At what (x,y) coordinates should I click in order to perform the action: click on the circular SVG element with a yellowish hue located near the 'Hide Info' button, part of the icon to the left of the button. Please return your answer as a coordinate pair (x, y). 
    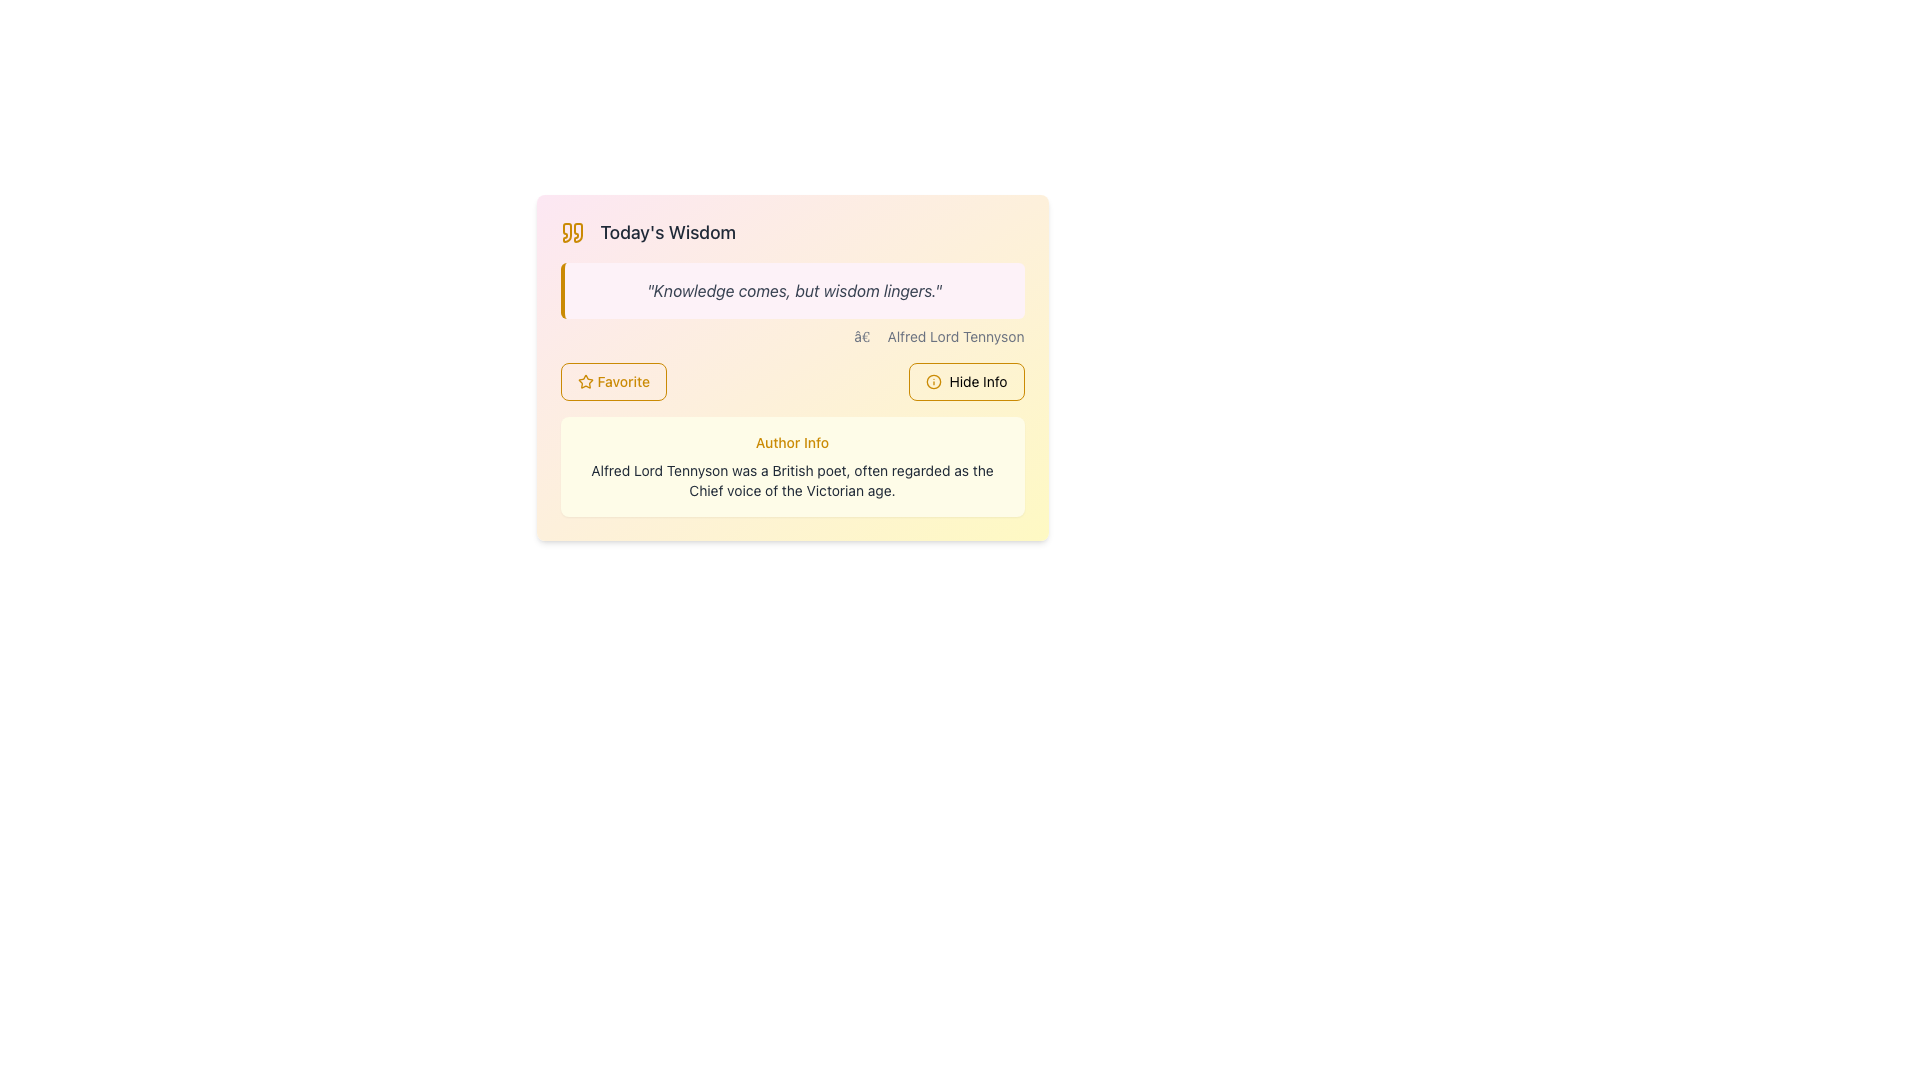
    Looking at the image, I should click on (932, 381).